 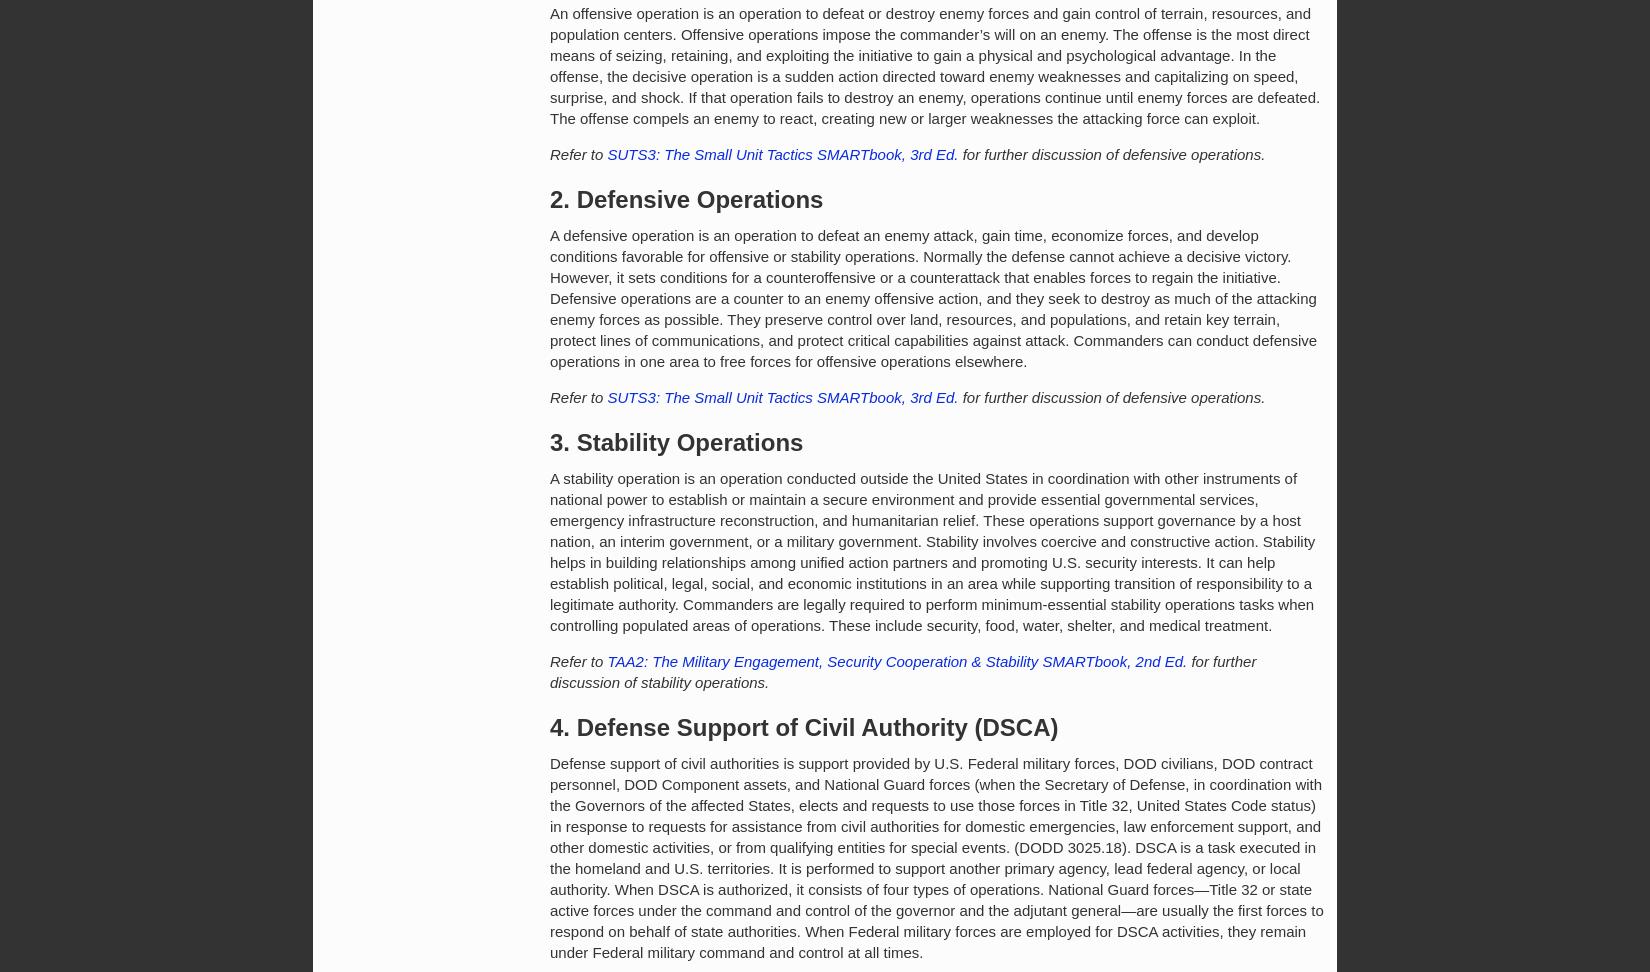 I want to click on '4. Defense Support of Civil Authority (DSCA)', so click(x=548, y=726).